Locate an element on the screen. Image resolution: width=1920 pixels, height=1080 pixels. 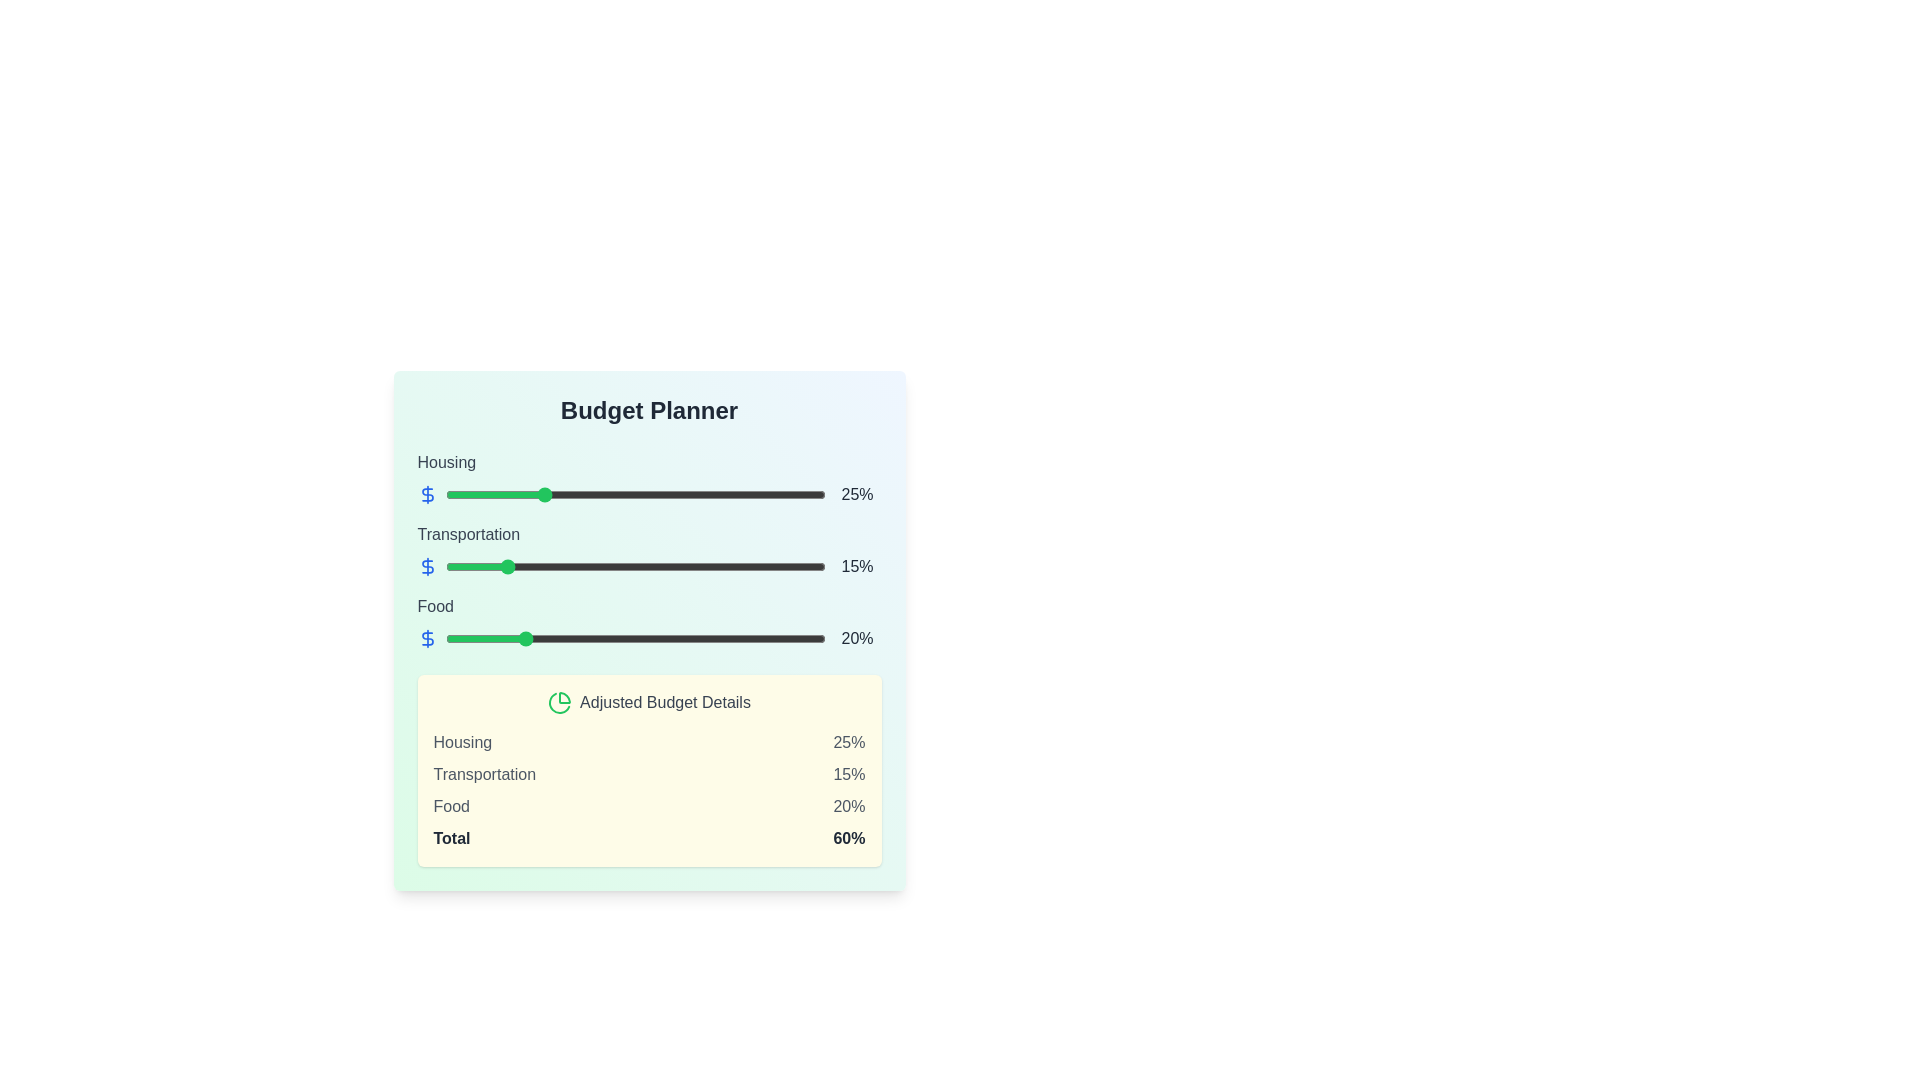
the housing budget percentage is located at coordinates (684, 494).